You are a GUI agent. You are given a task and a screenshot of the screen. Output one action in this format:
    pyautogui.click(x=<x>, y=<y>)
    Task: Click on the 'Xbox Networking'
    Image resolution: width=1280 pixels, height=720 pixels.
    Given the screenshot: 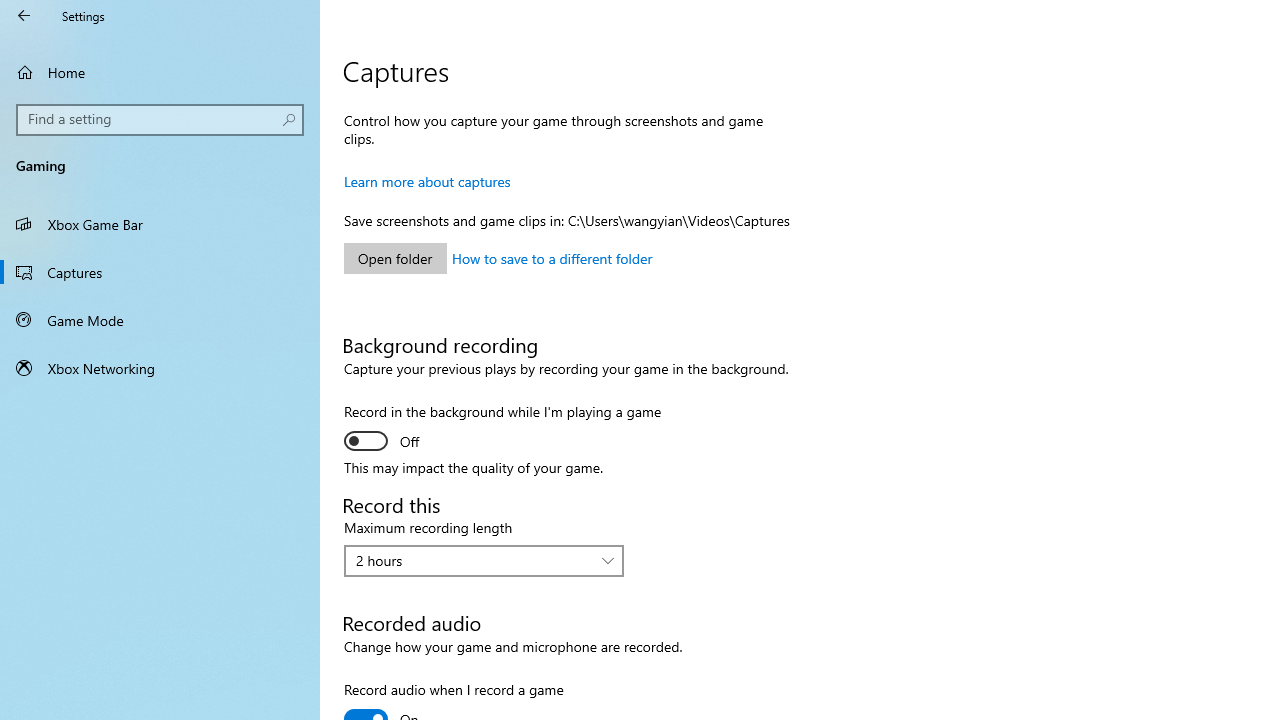 What is the action you would take?
    pyautogui.click(x=160, y=367)
    